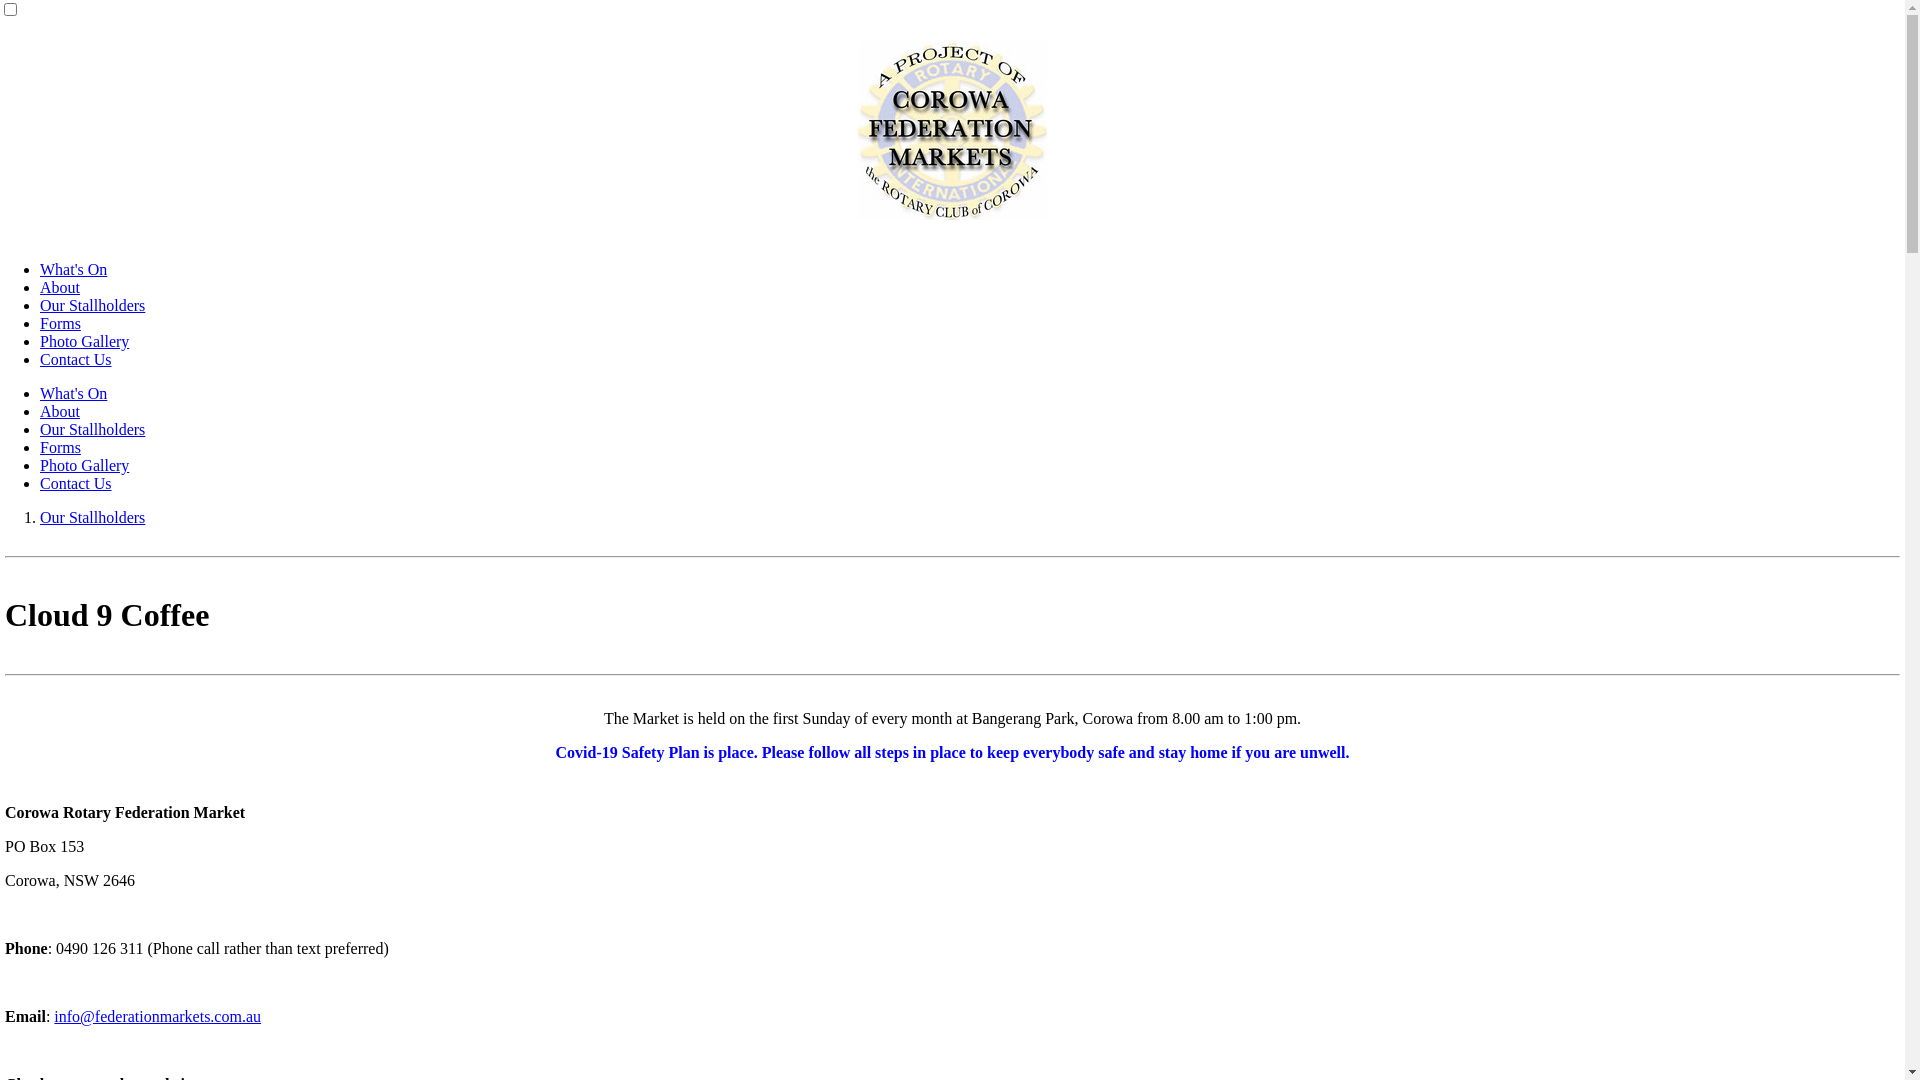 The width and height of the screenshot is (1920, 1080). What do you see at coordinates (60, 446) in the screenshot?
I see `'Forms'` at bounding box center [60, 446].